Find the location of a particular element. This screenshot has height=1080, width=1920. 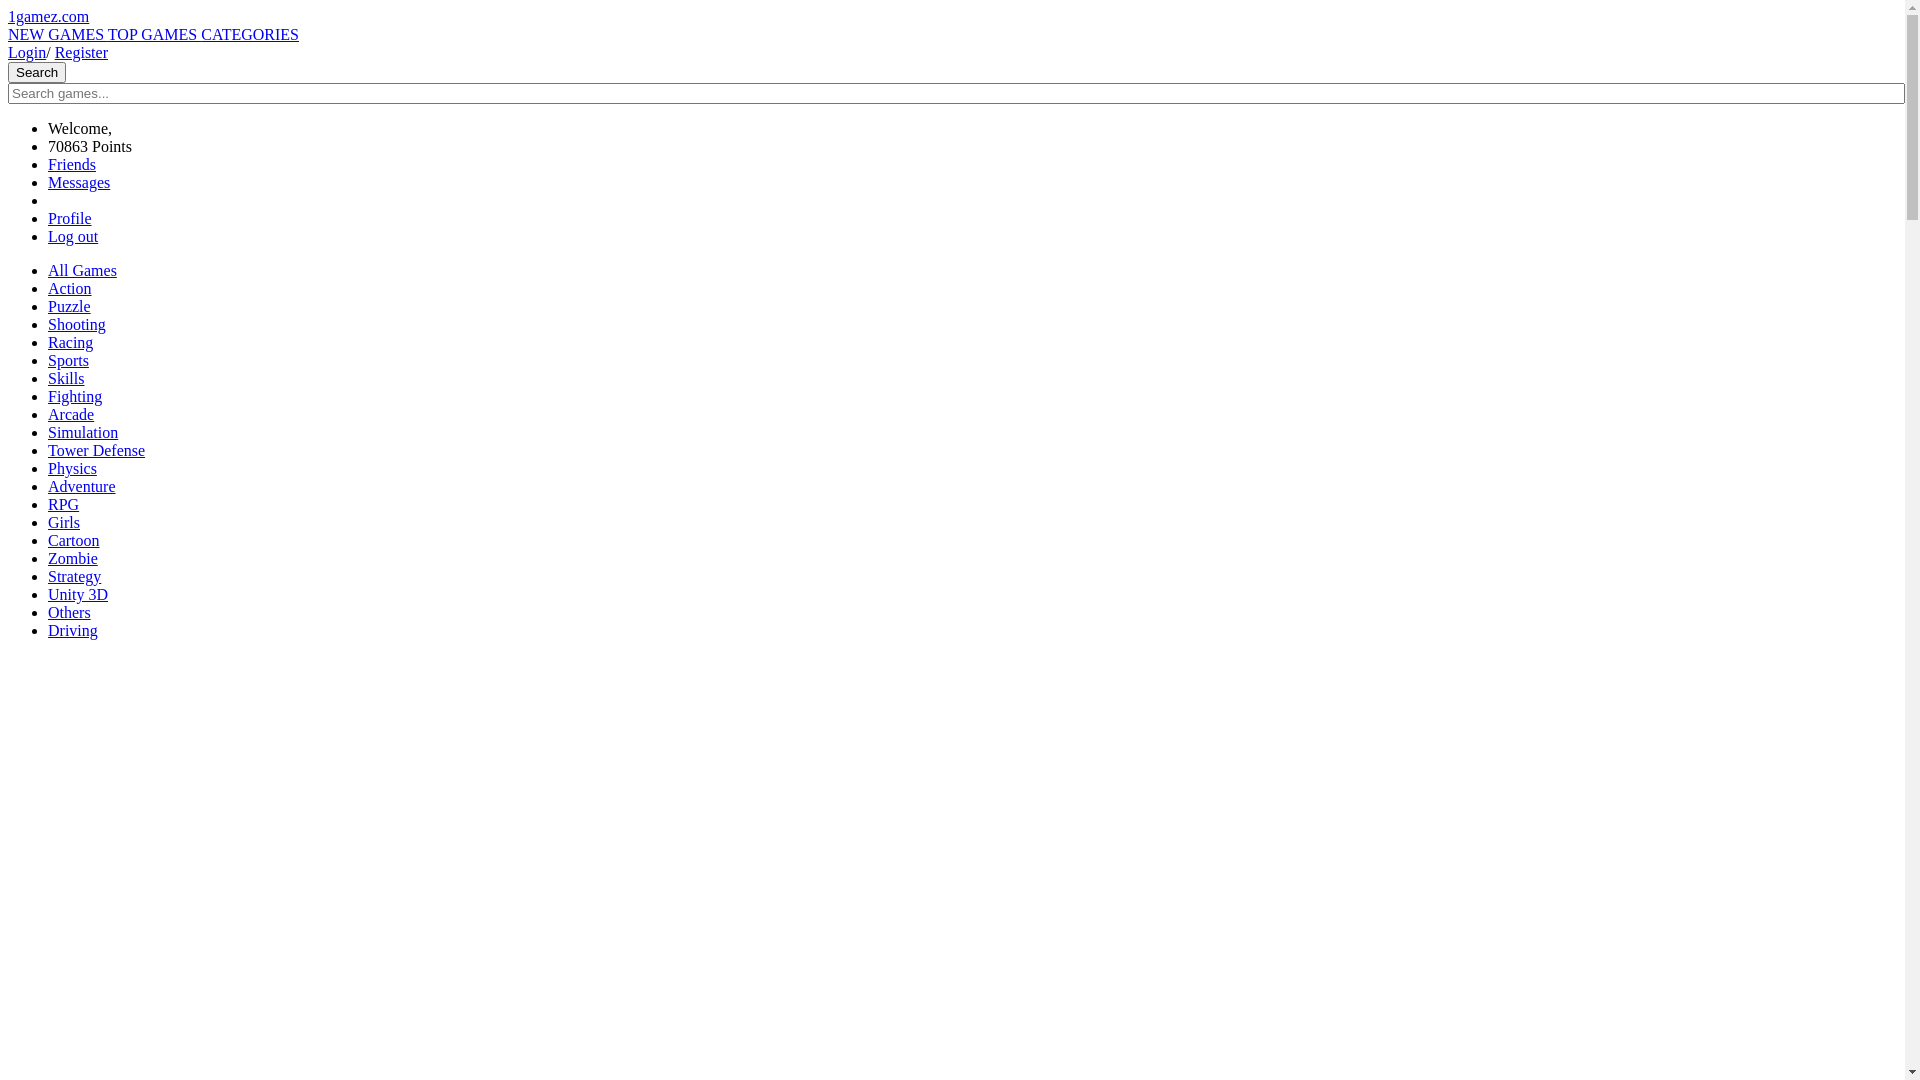

'Profile' is located at coordinates (48, 218).